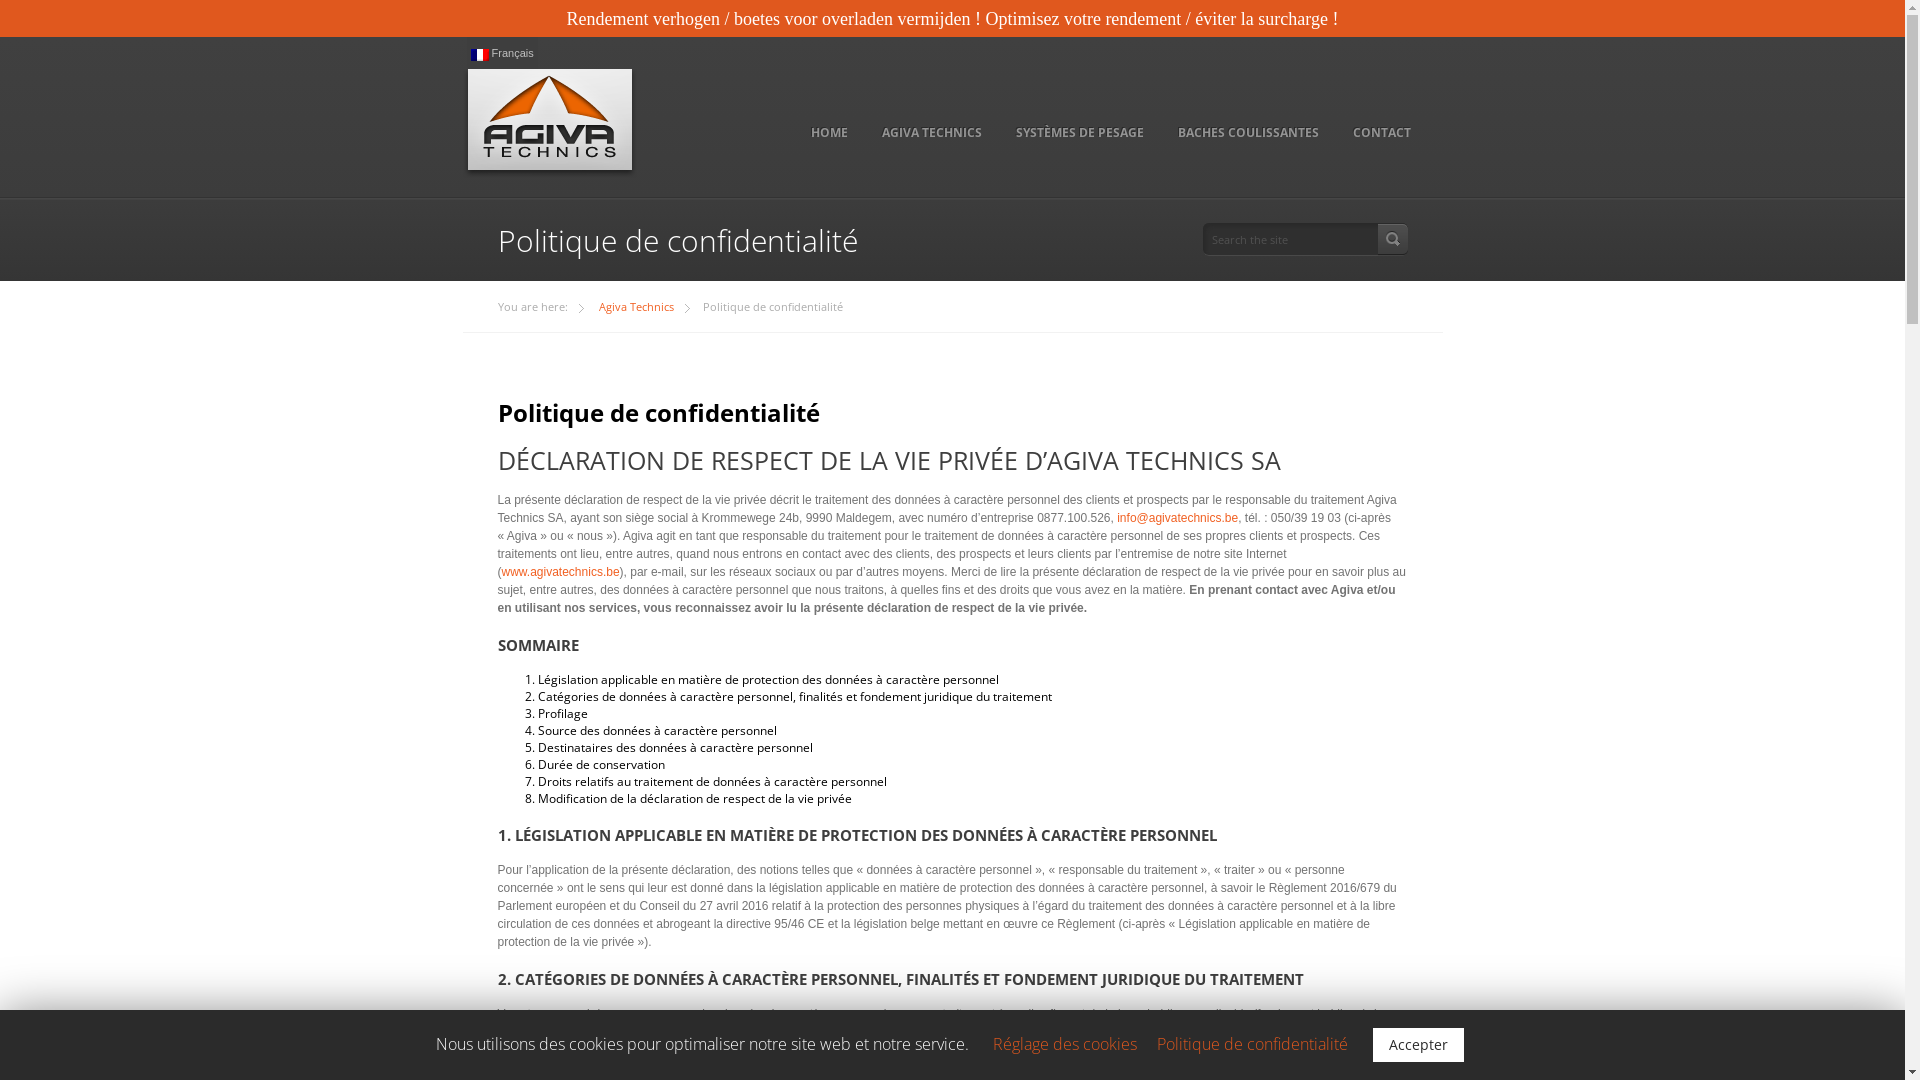 Image resolution: width=1920 pixels, height=1080 pixels. What do you see at coordinates (560, 571) in the screenshot?
I see `'www.agivatechnics.be'` at bounding box center [560, 571].